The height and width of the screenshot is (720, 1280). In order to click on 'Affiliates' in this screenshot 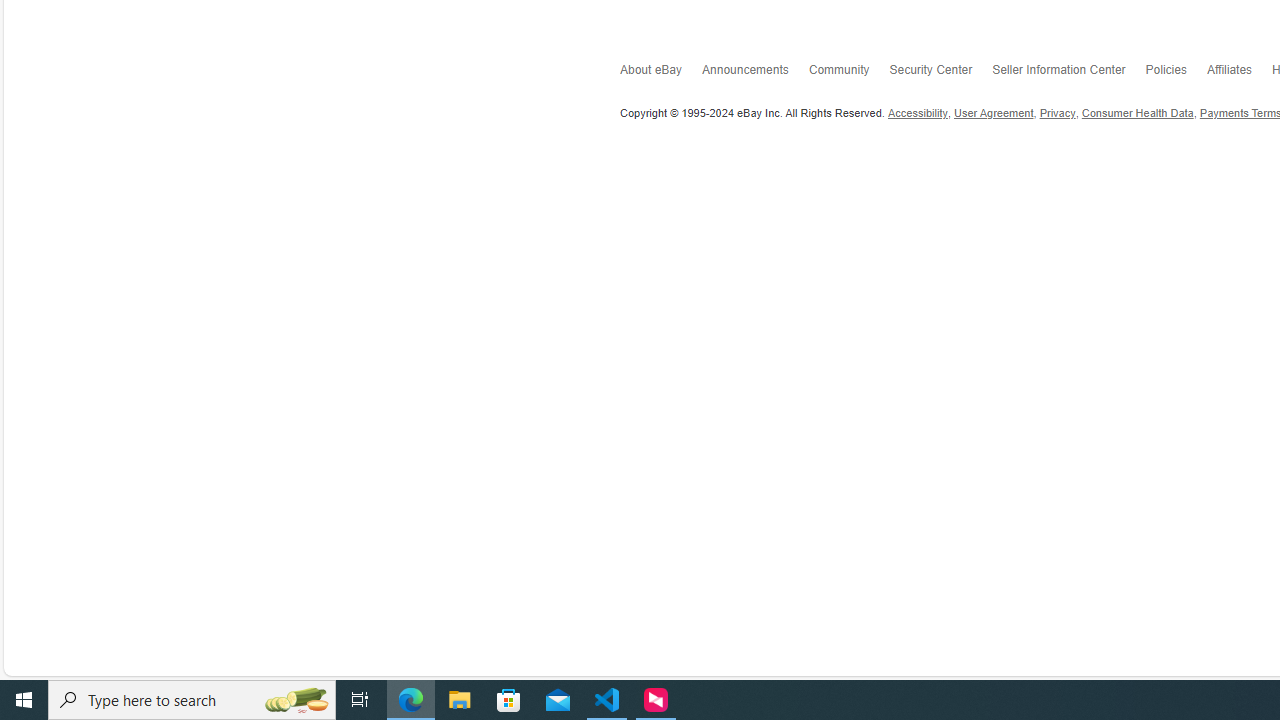, I will do `click(1238, 72)`.